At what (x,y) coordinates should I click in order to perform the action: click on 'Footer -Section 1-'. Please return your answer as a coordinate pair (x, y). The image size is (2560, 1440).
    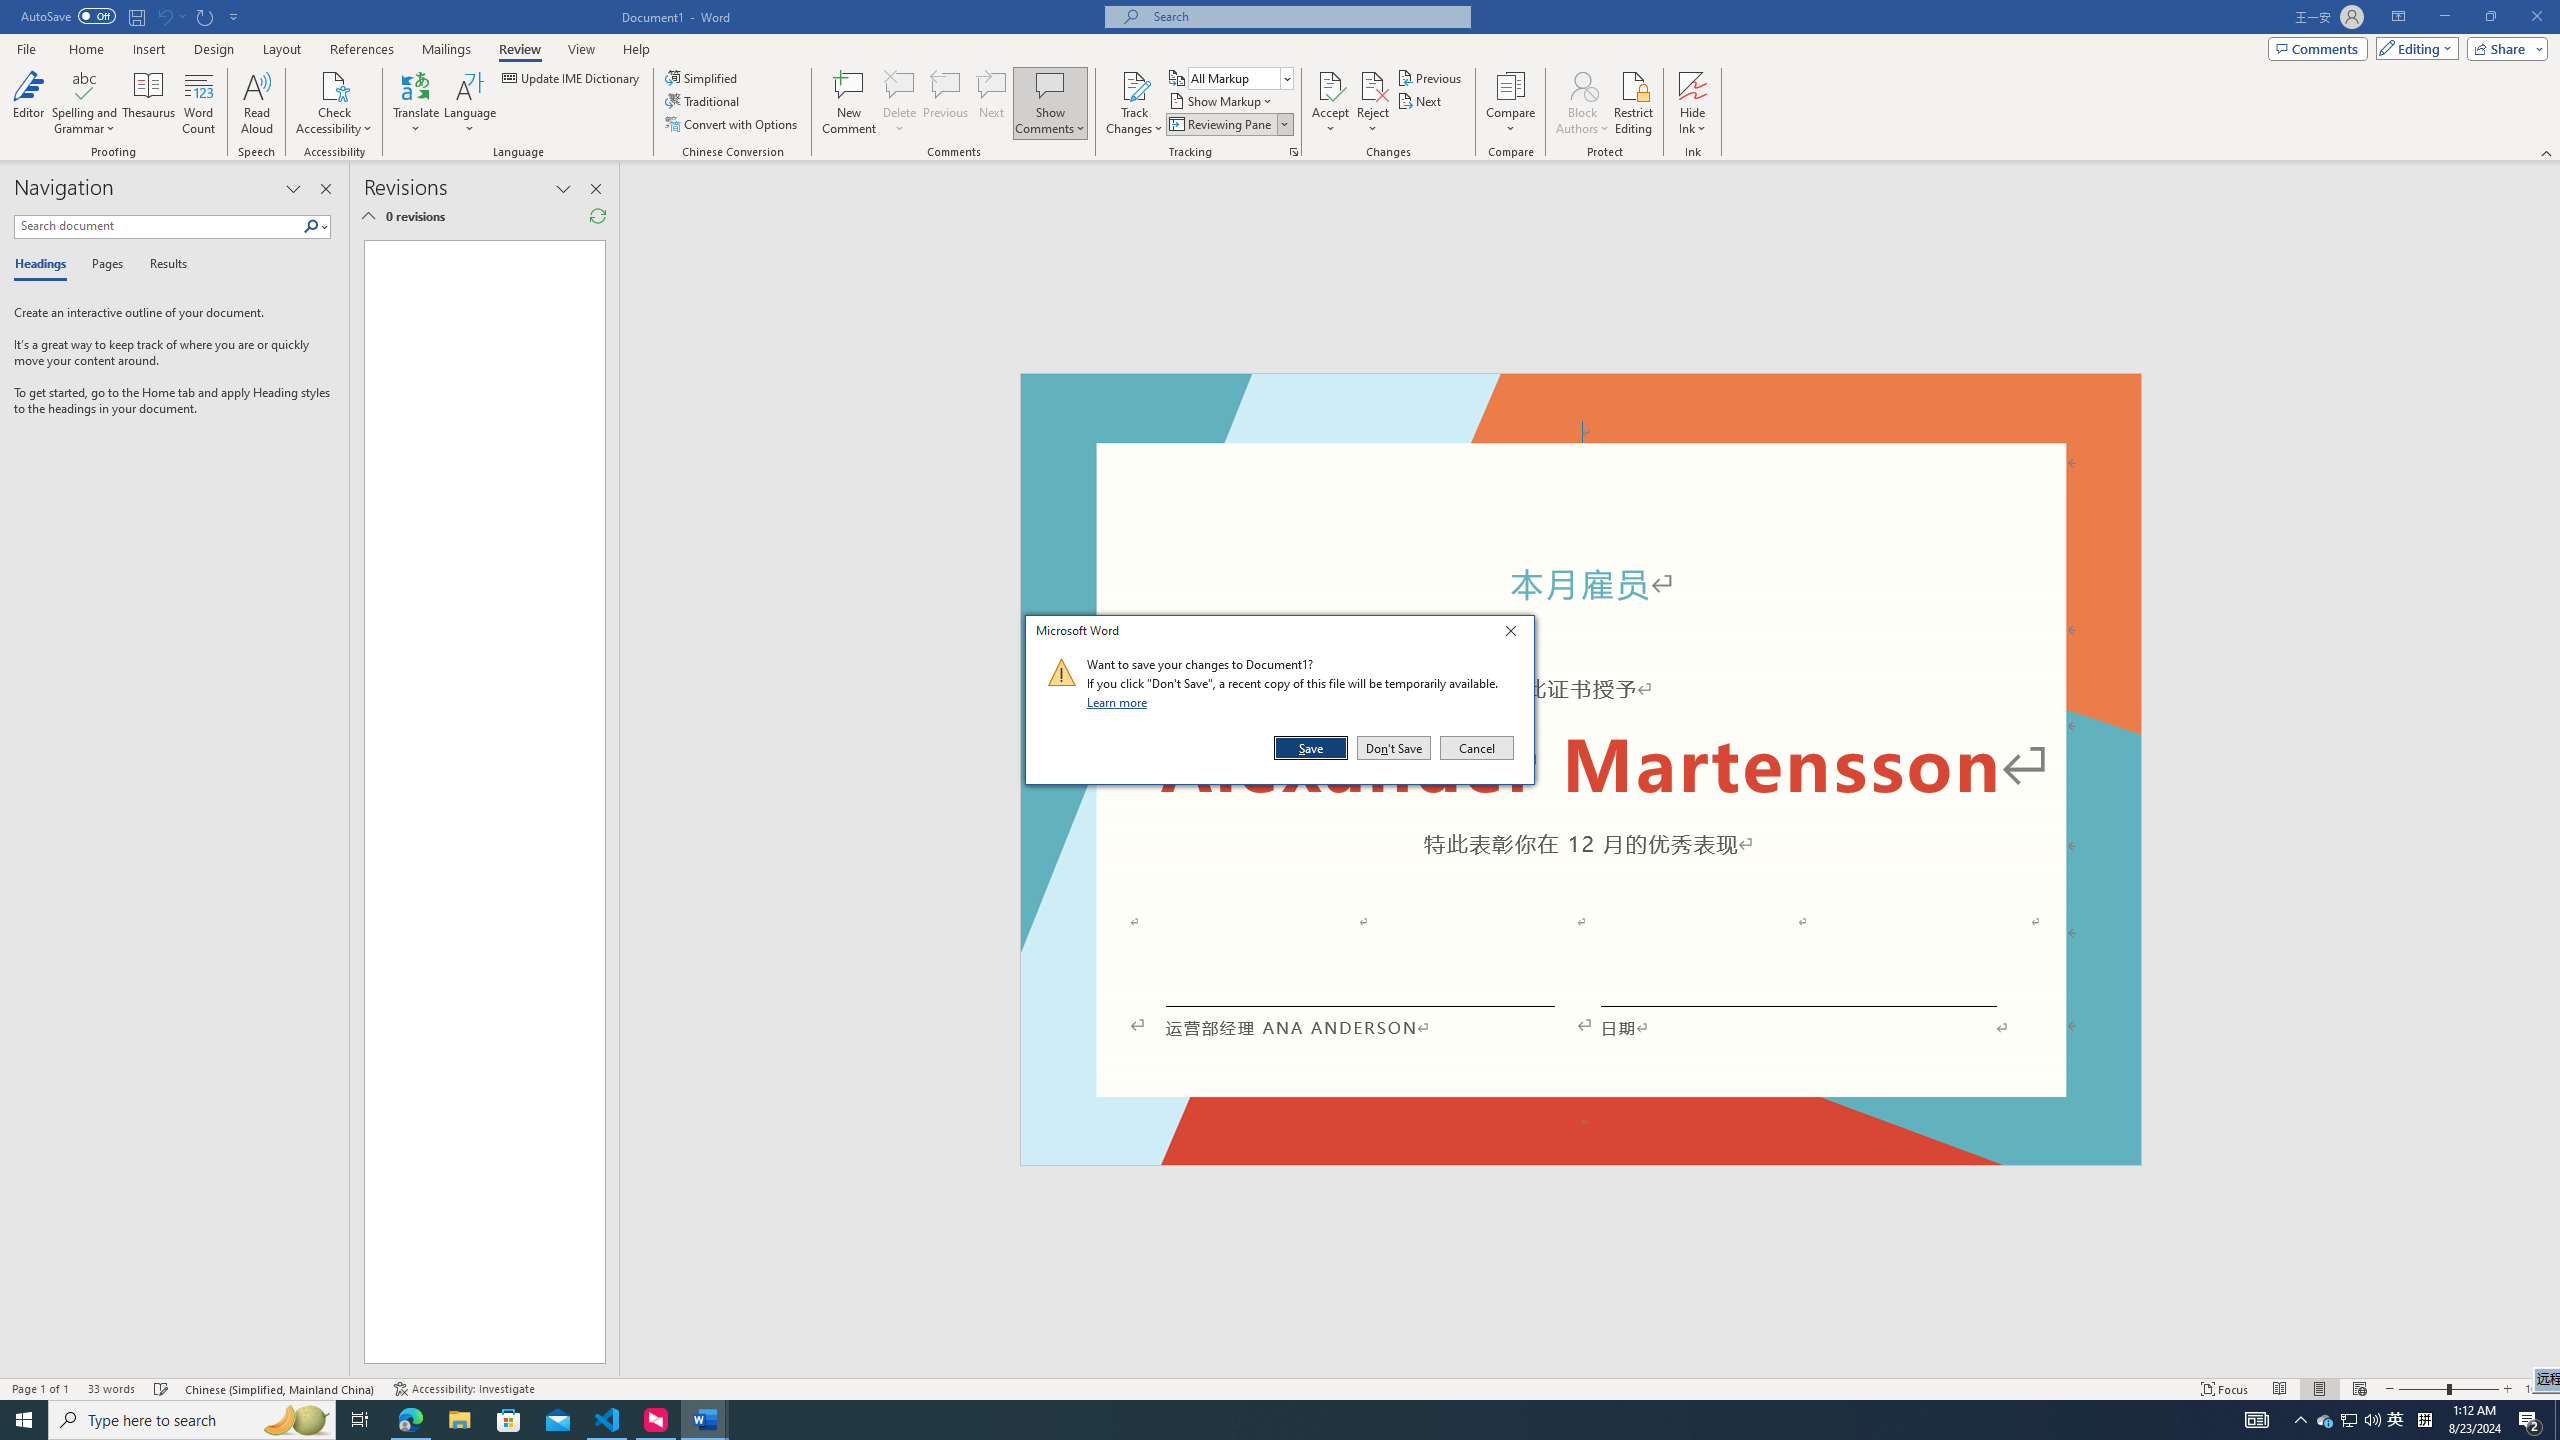
    Looking at the image, I should click on (1579, 1156).